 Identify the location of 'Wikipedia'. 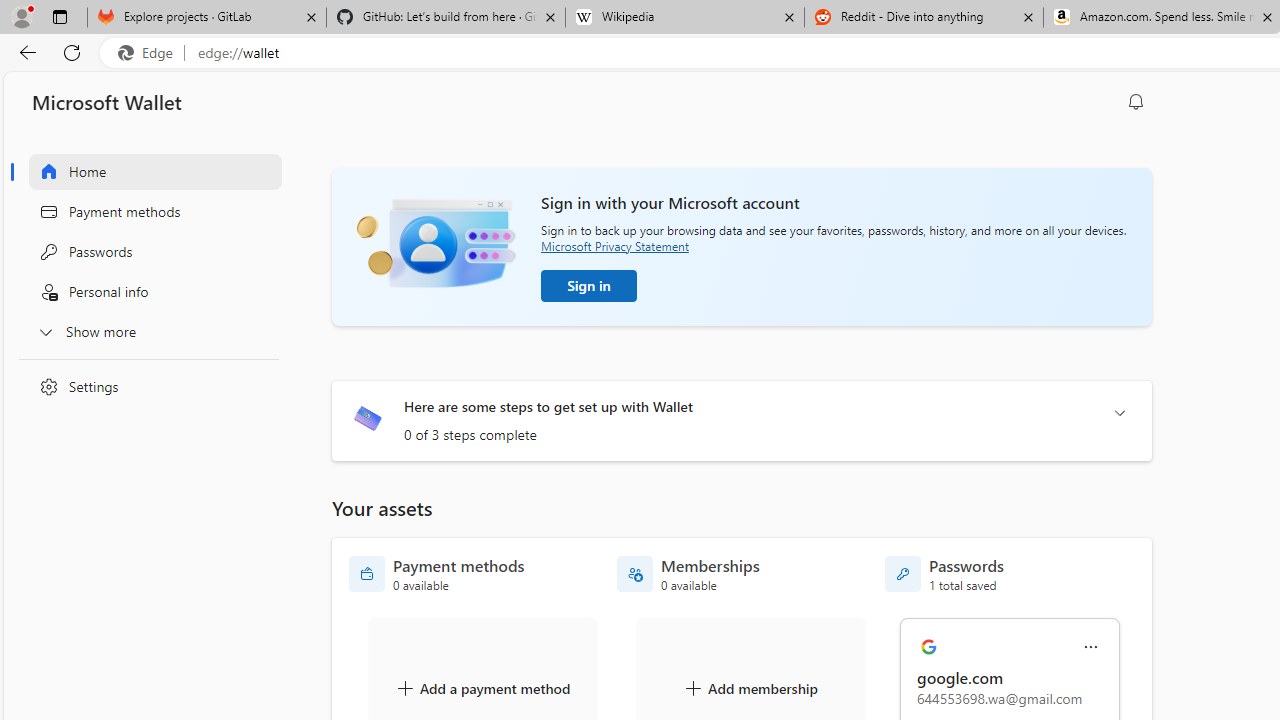
(684, 17).